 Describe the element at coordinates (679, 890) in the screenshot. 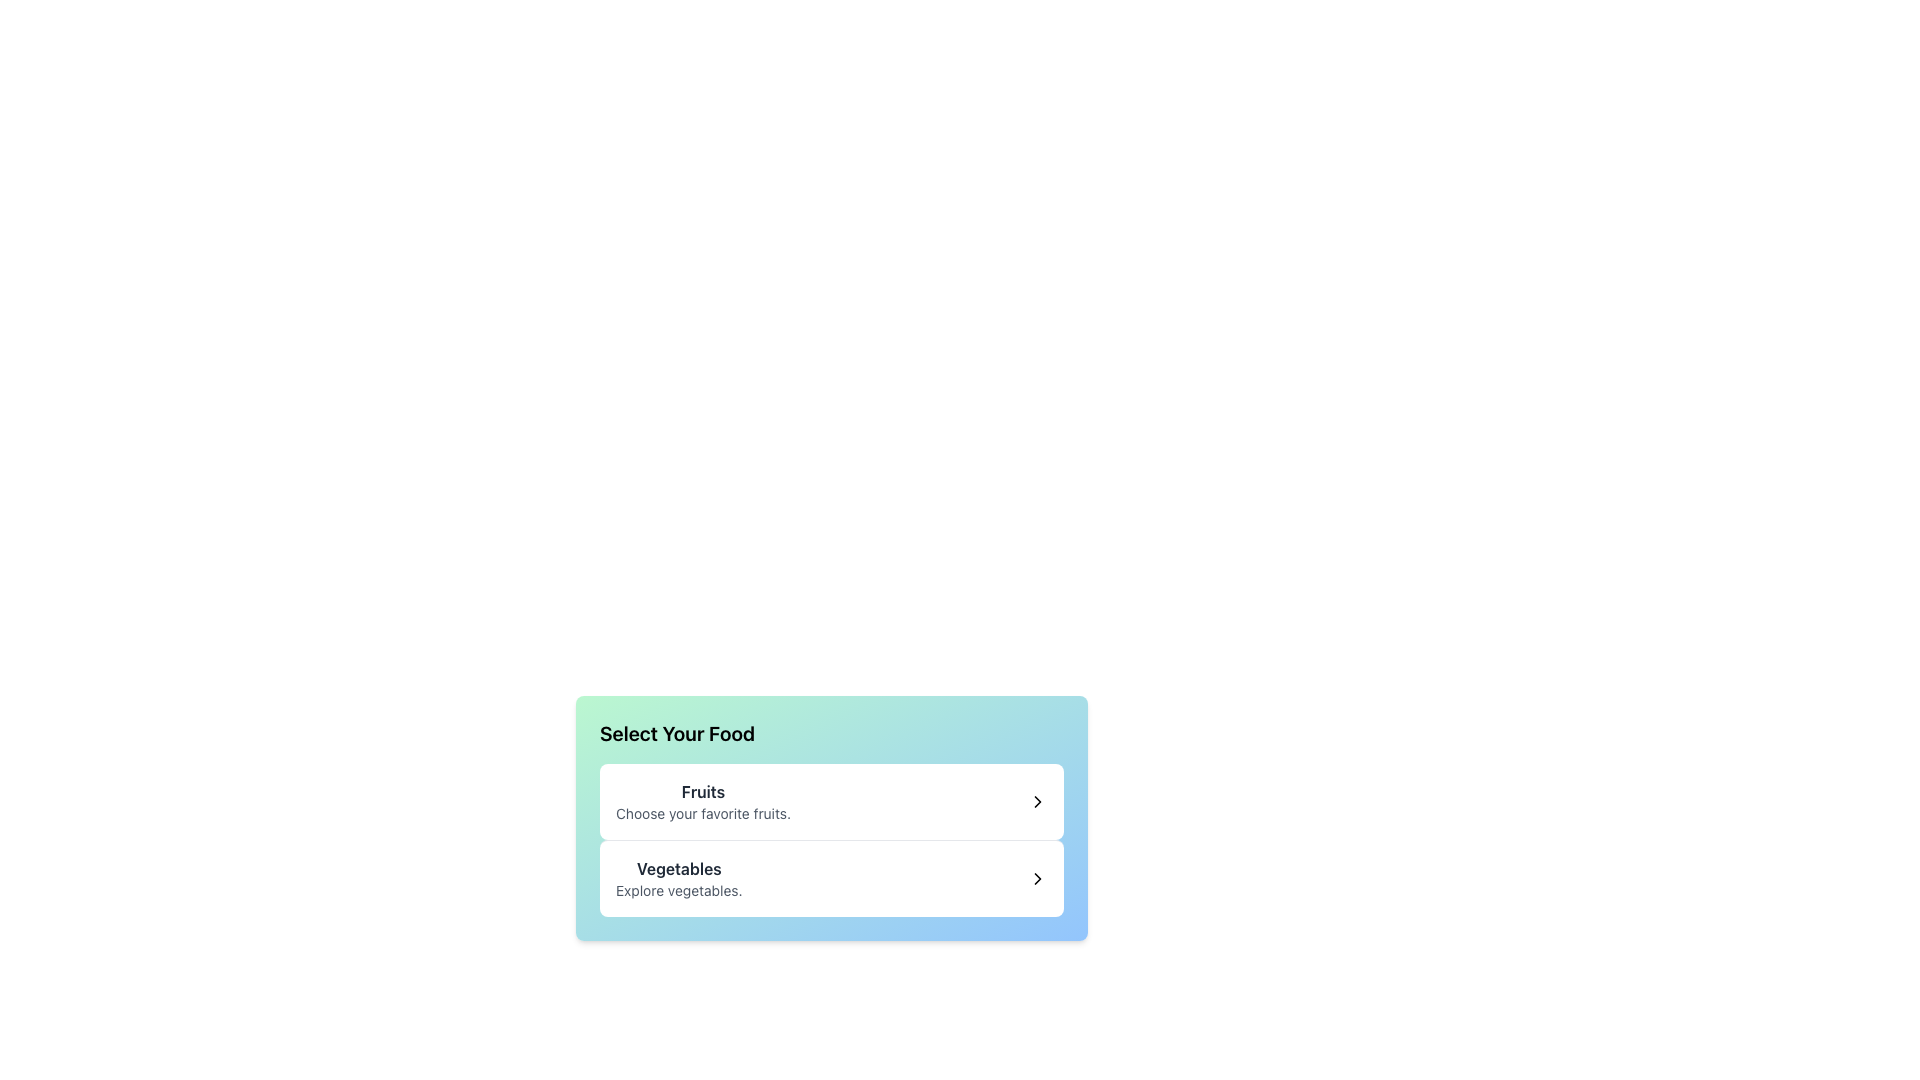

I see `the descriptive text label providing context about the 'Vegetables' section, located beneath the 'Vegetables' title in the 'Select Your Food' menu card` at that location.